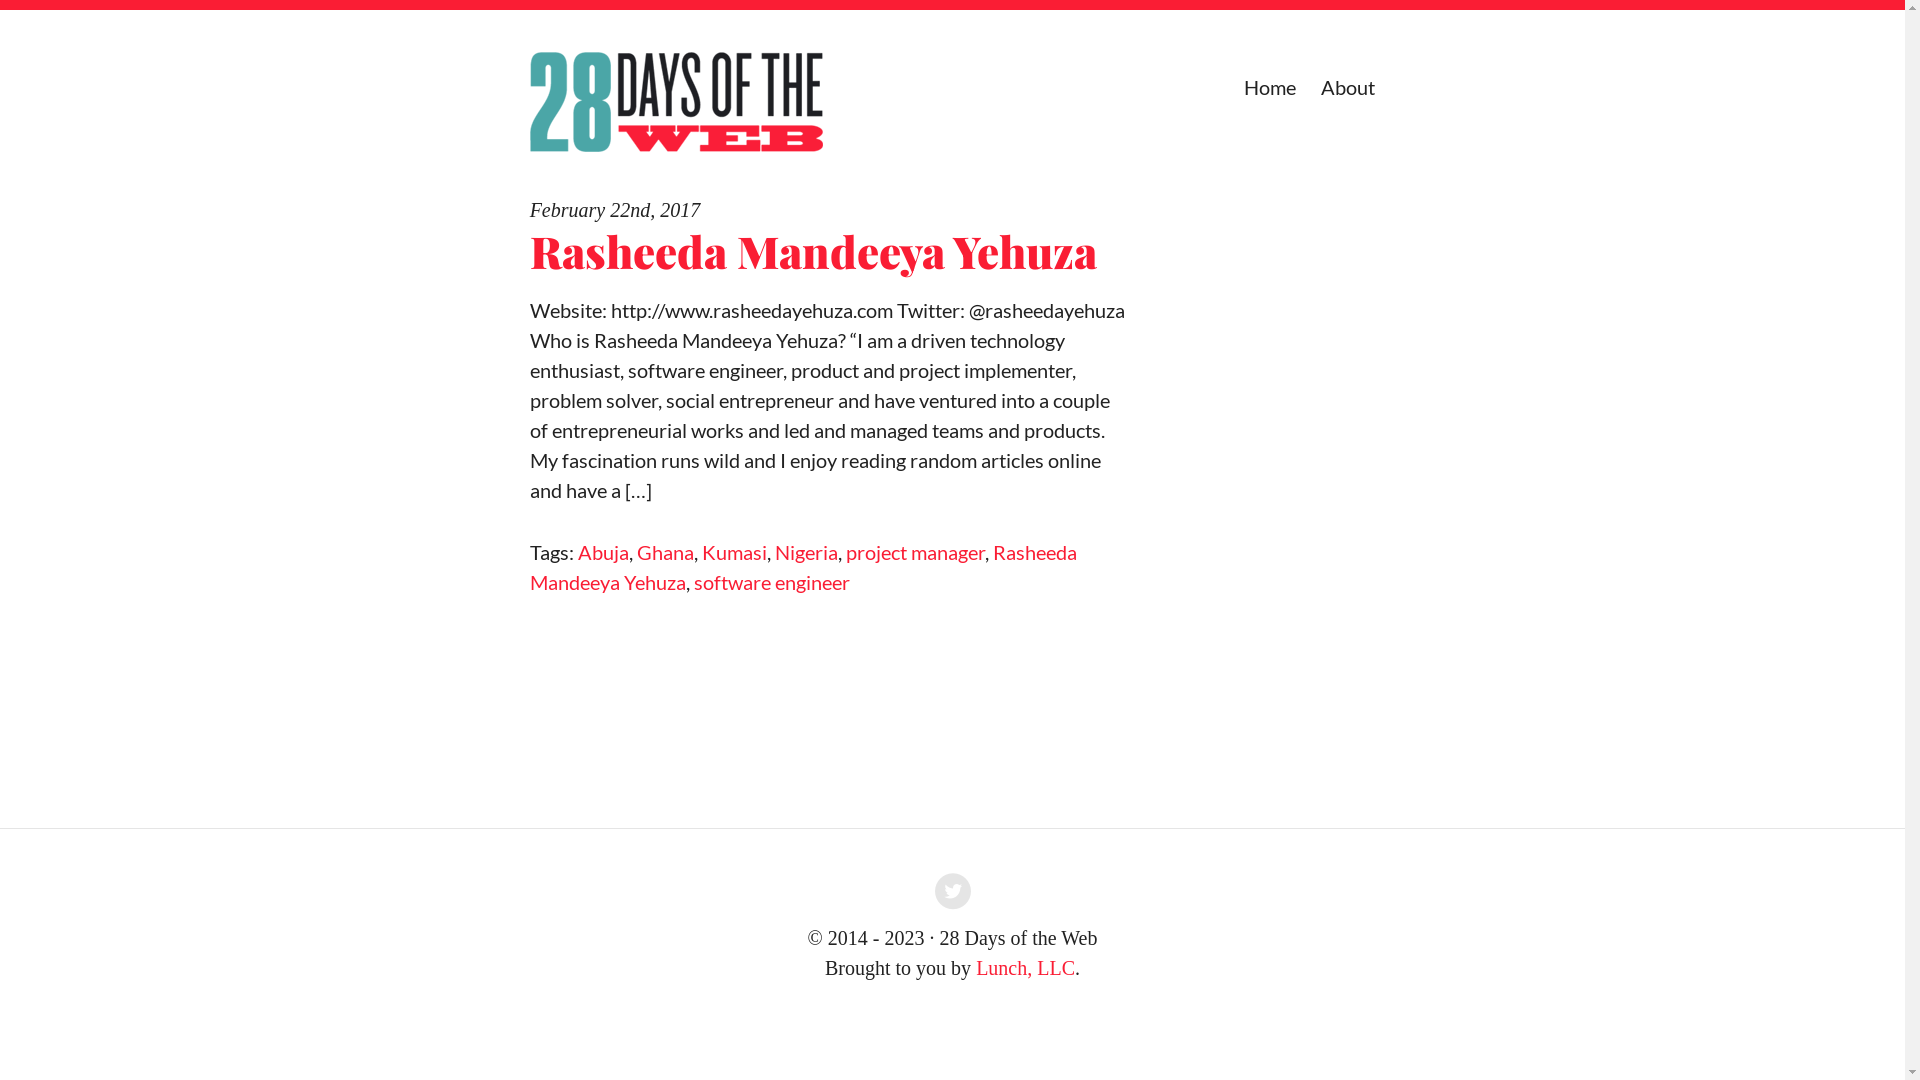 The width and height of the screenshot is (1920, 1080). What do you see at coordinates (733, 551) in the screenshot?
I see `'Kumasi'` at bounding box center [733, 551].